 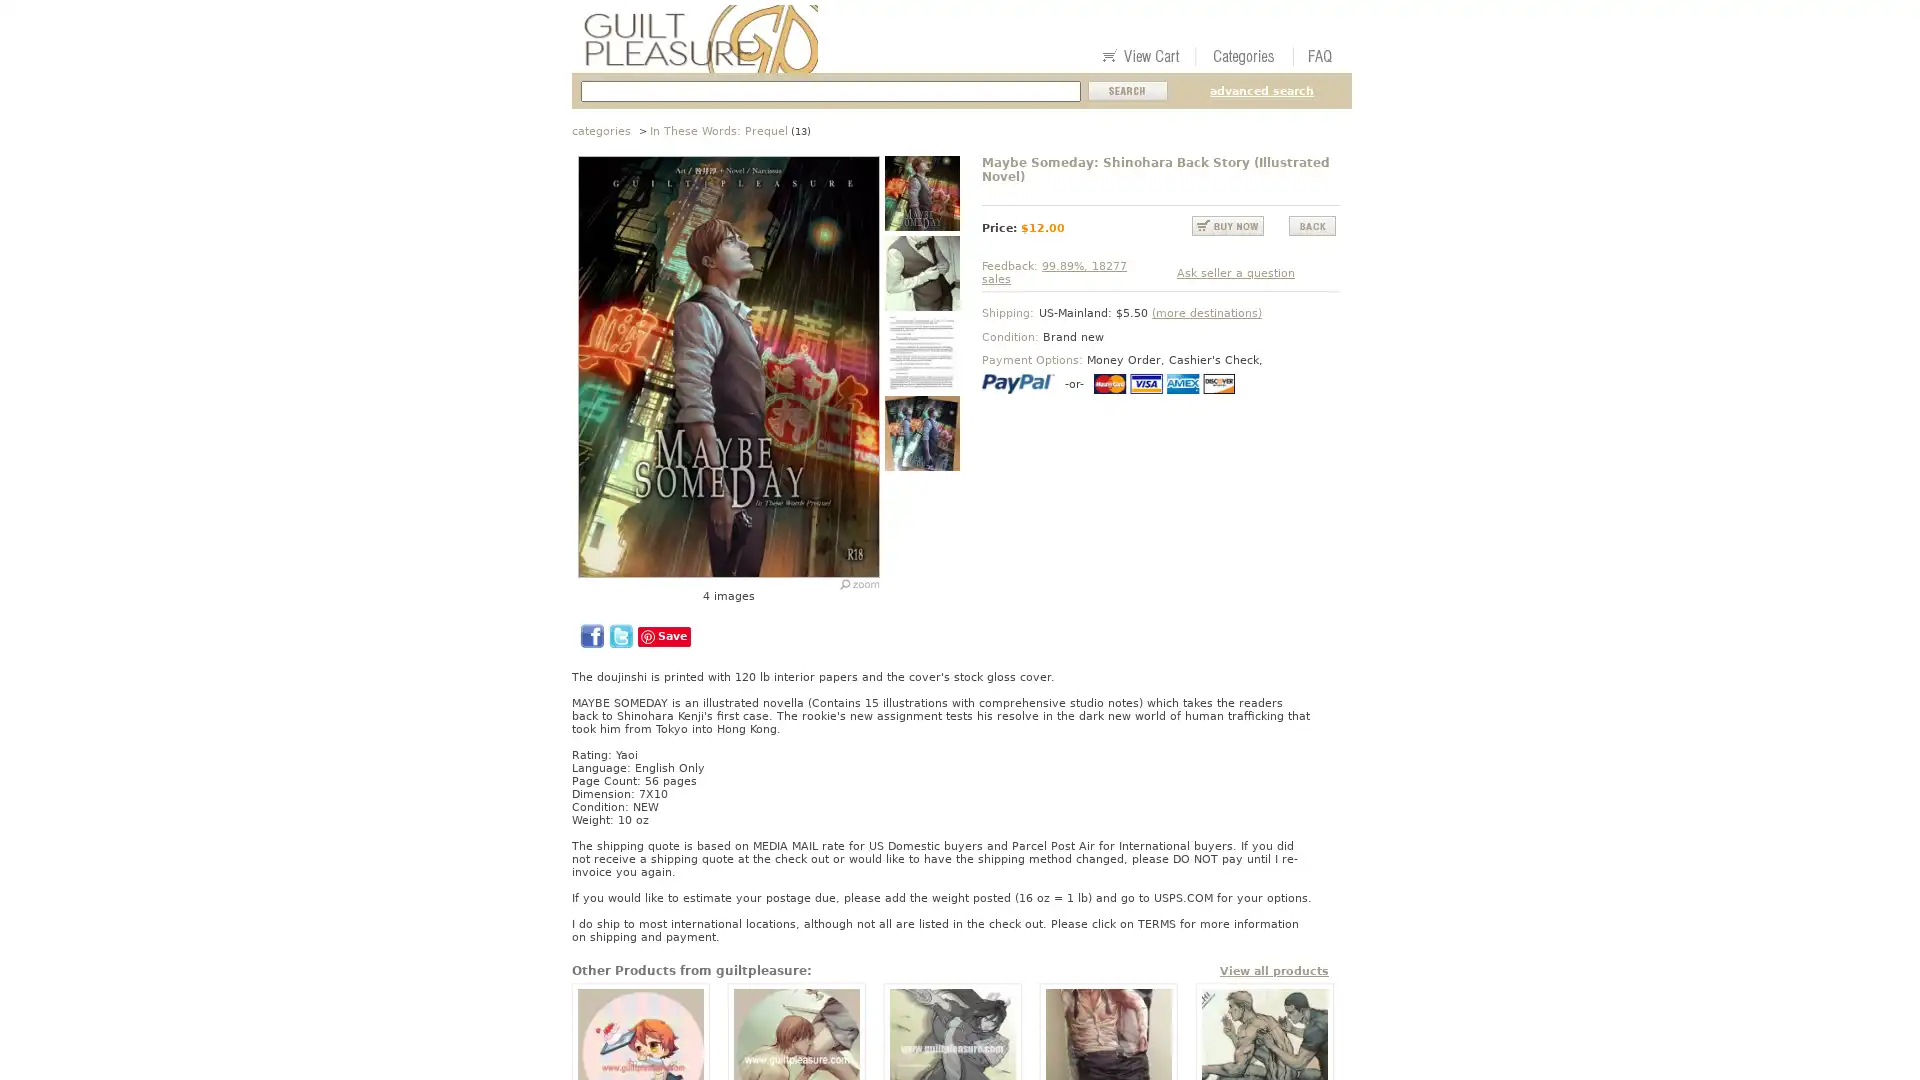 What do you see at coordinates (1128, 91) in the screenshot?
I see `Submit` at bounding box center [1128, 91].